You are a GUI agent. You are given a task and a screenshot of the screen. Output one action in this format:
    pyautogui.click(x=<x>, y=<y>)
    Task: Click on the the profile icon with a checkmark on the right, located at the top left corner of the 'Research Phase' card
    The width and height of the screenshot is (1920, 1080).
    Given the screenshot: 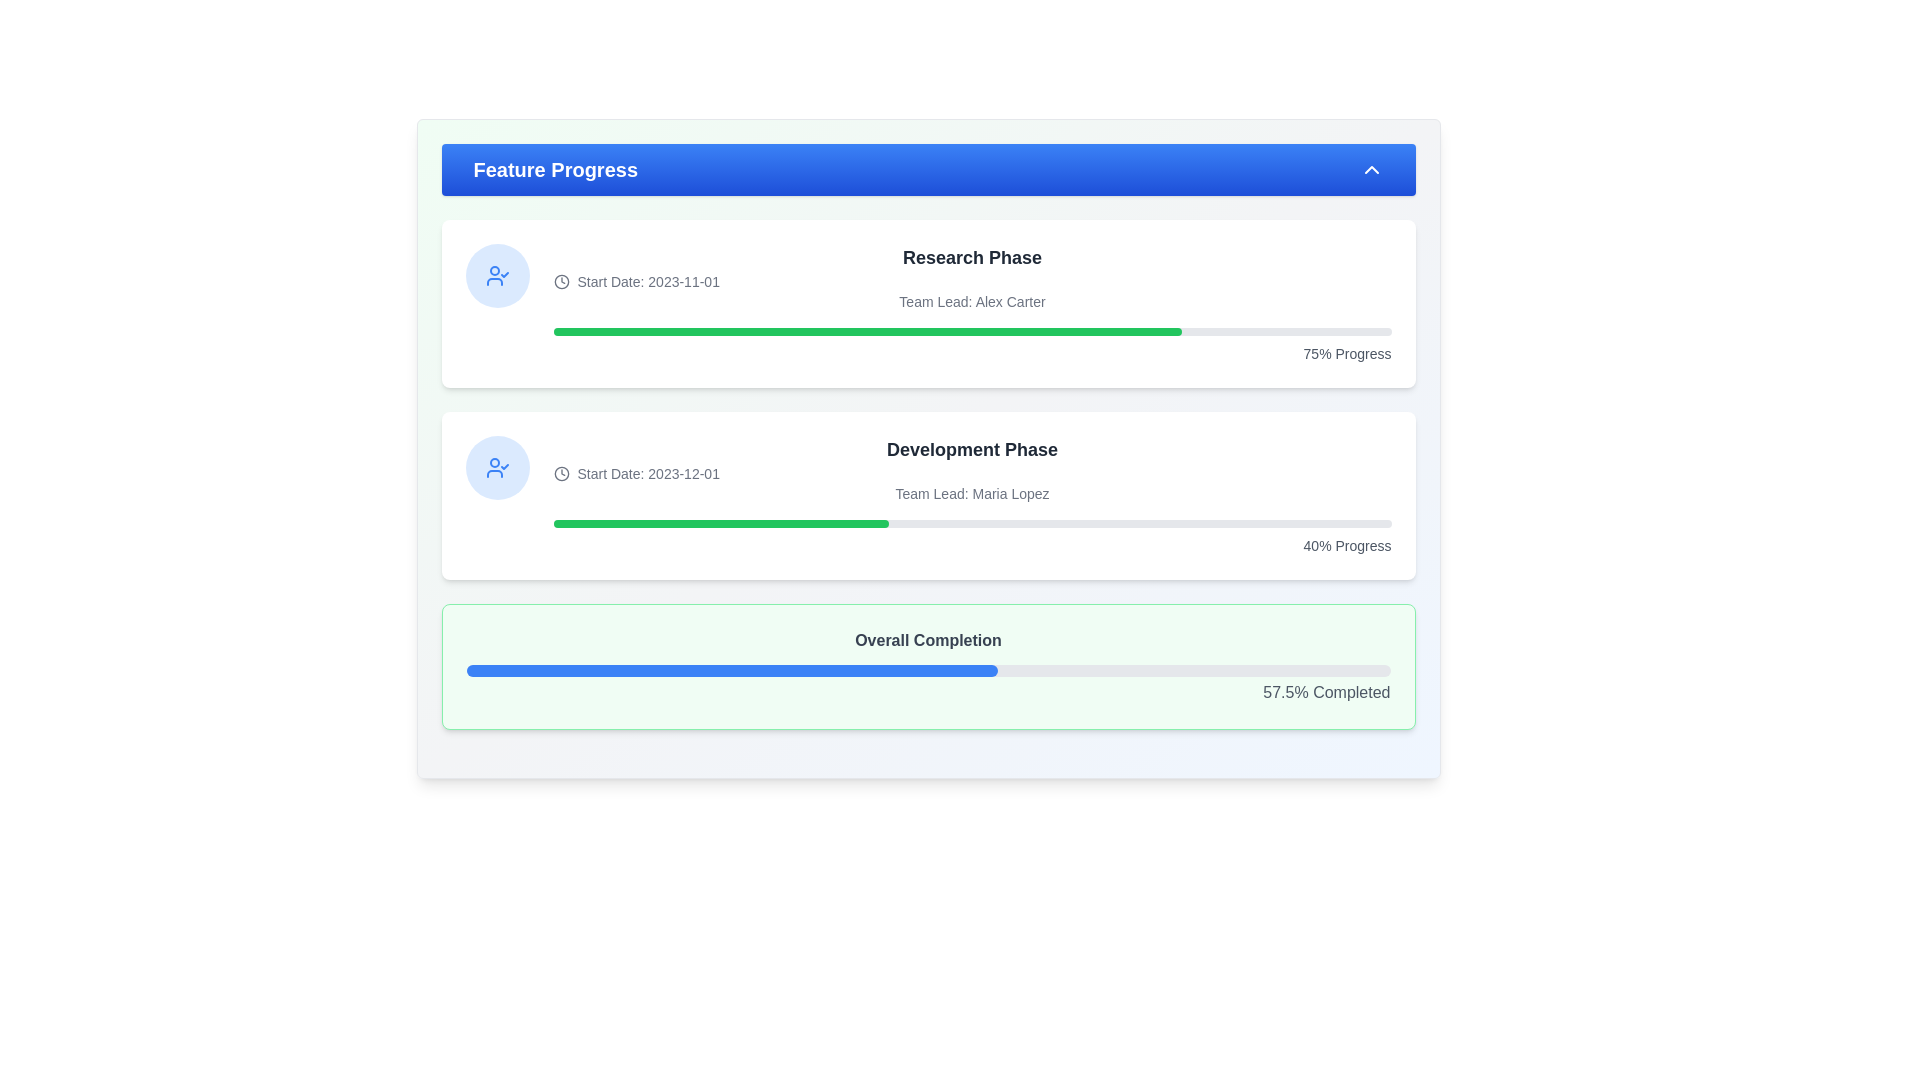 What is the action you would take?
    pyautogui.click(x=497, y=467)
    